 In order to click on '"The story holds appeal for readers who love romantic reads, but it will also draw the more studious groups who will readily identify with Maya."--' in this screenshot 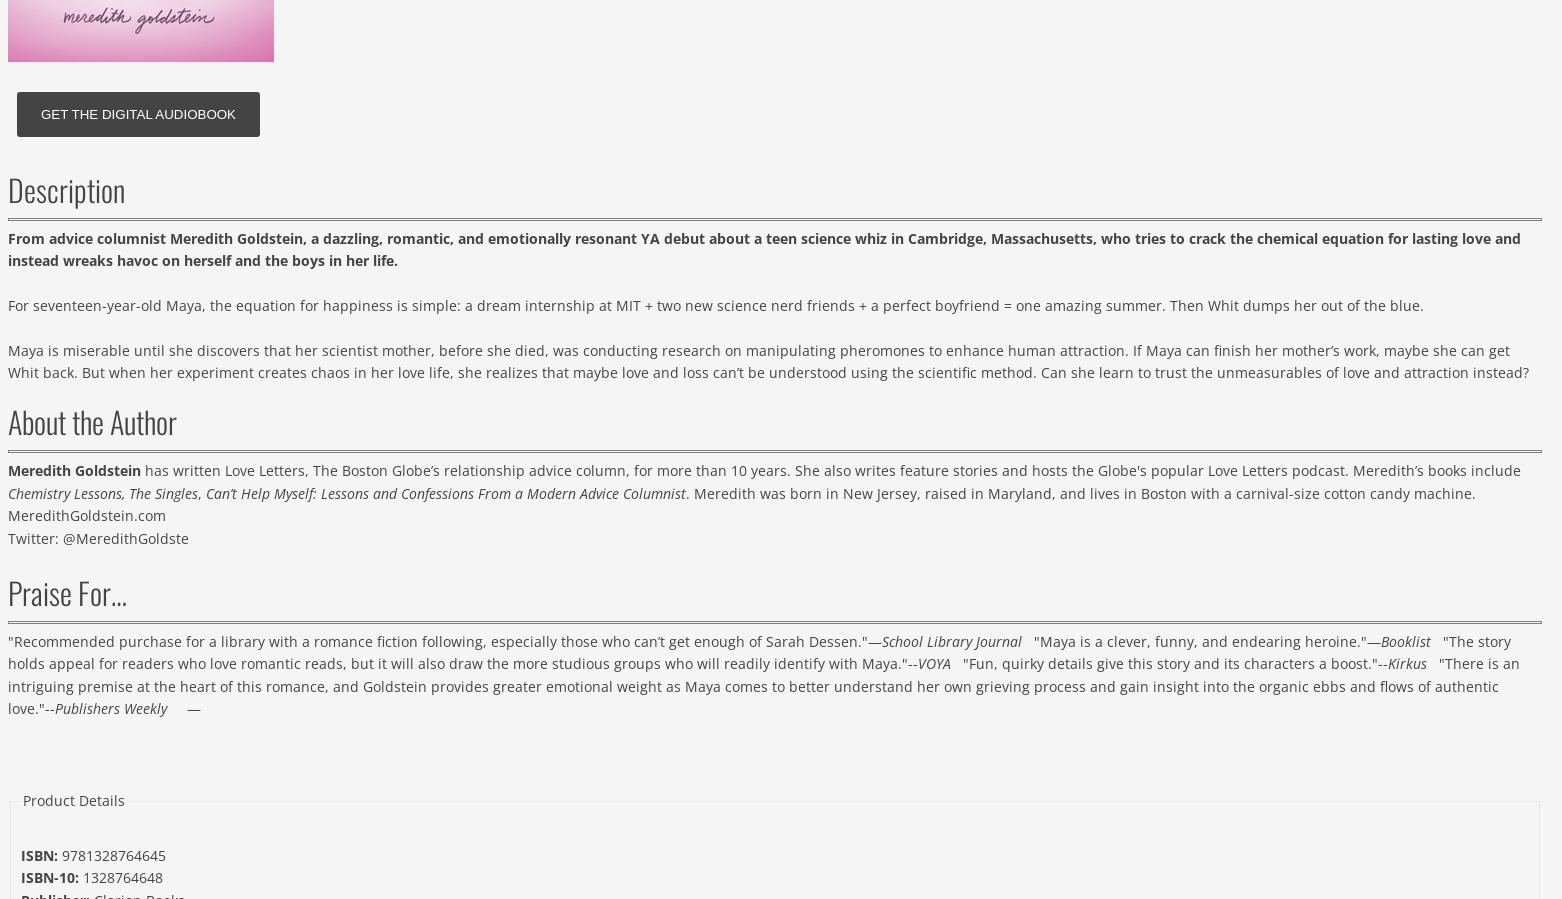, I will do `click(758, 651)`.